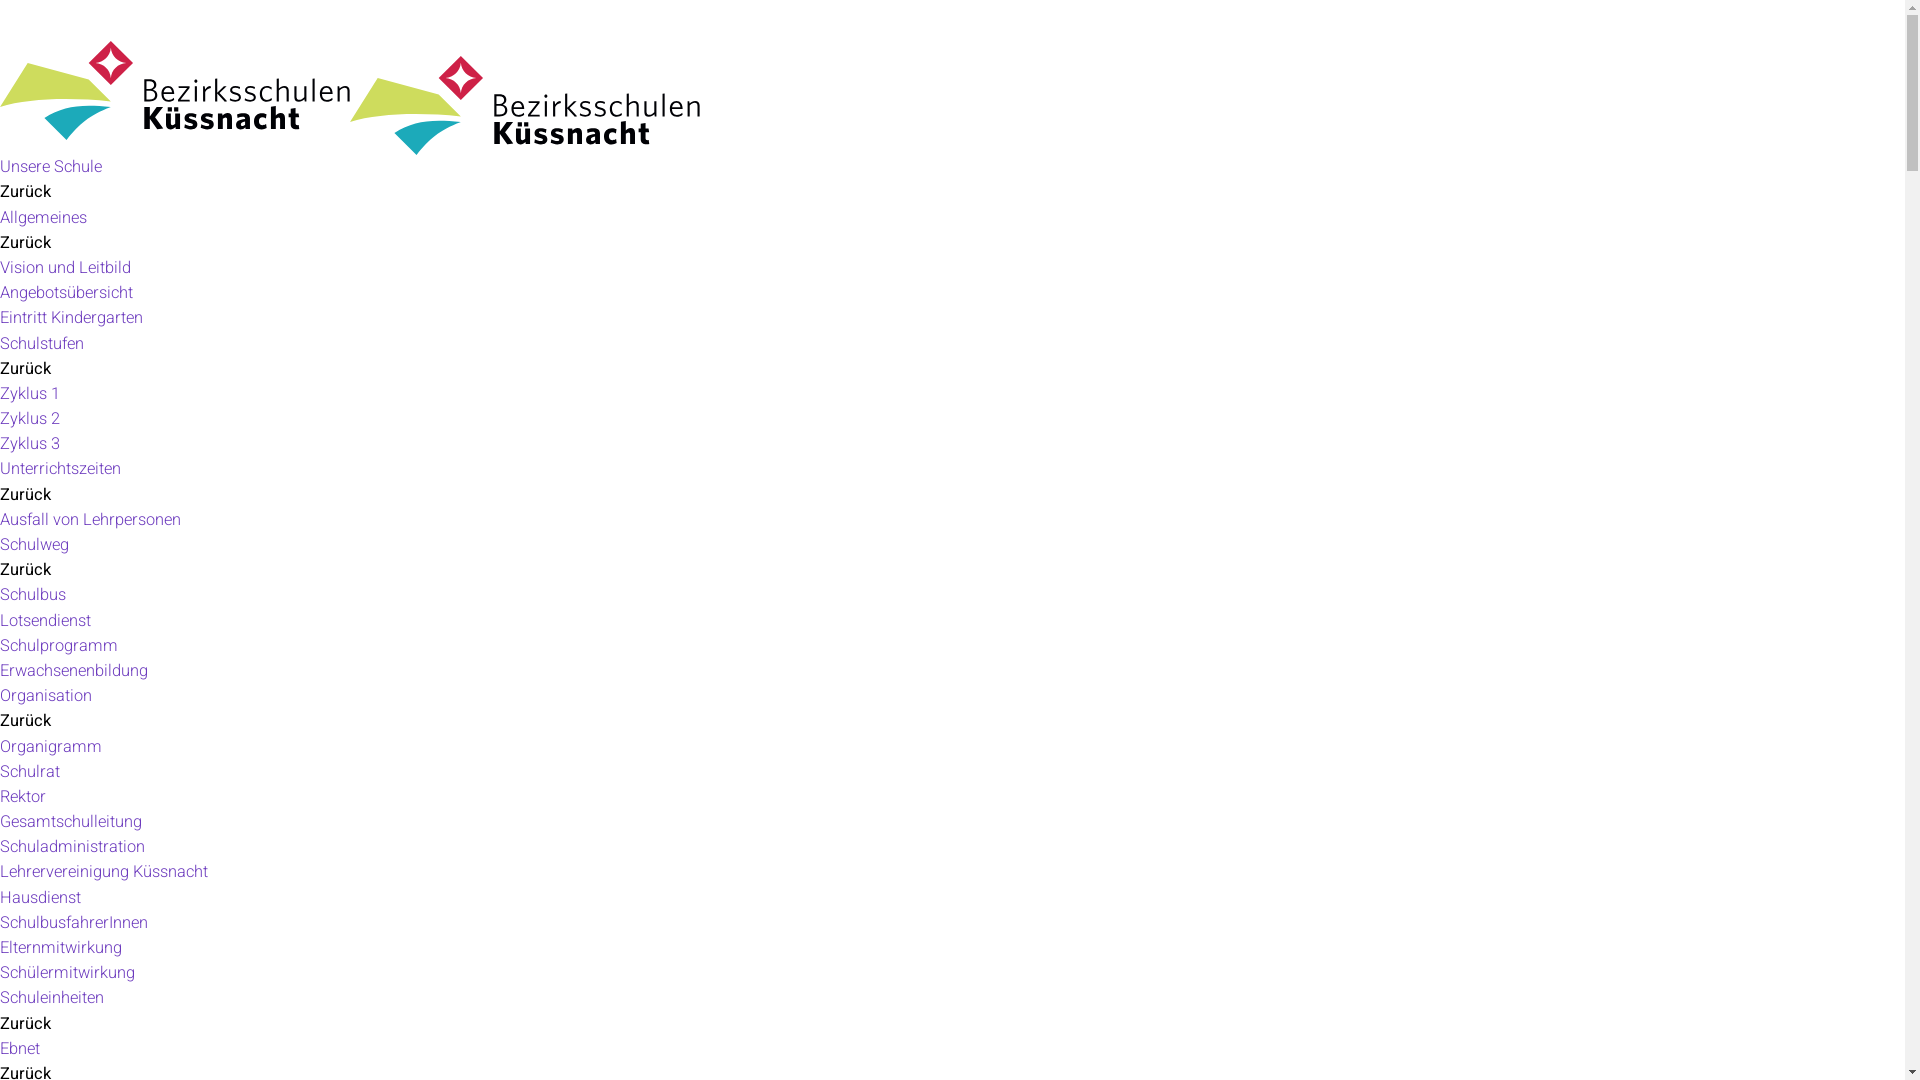 Image resolution: width=1920 pixels, height=1080 pixels. Describe the element at coordinates (51, 165) in the screenshot. I see `'Unsere Schule'` at that location.